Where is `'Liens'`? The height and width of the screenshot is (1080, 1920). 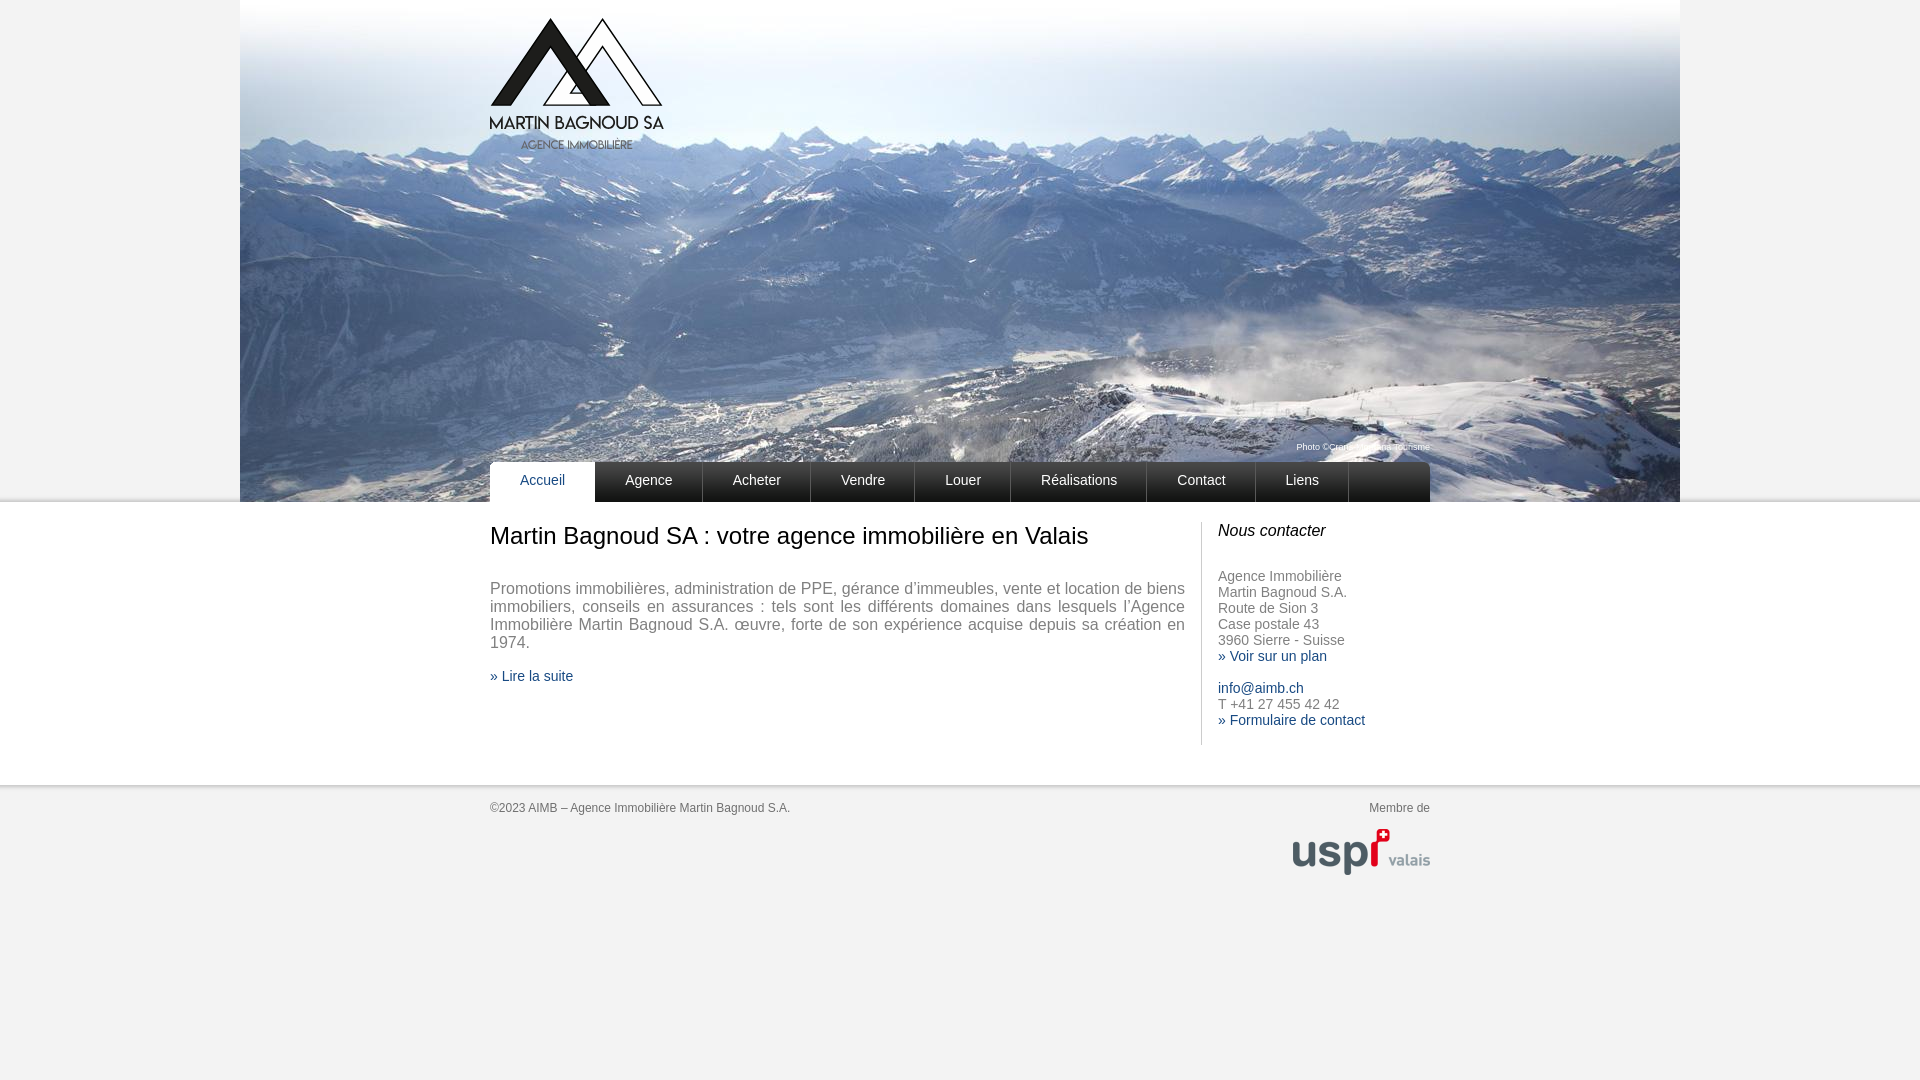
'Liens' is located at coordinates (1302, 482).